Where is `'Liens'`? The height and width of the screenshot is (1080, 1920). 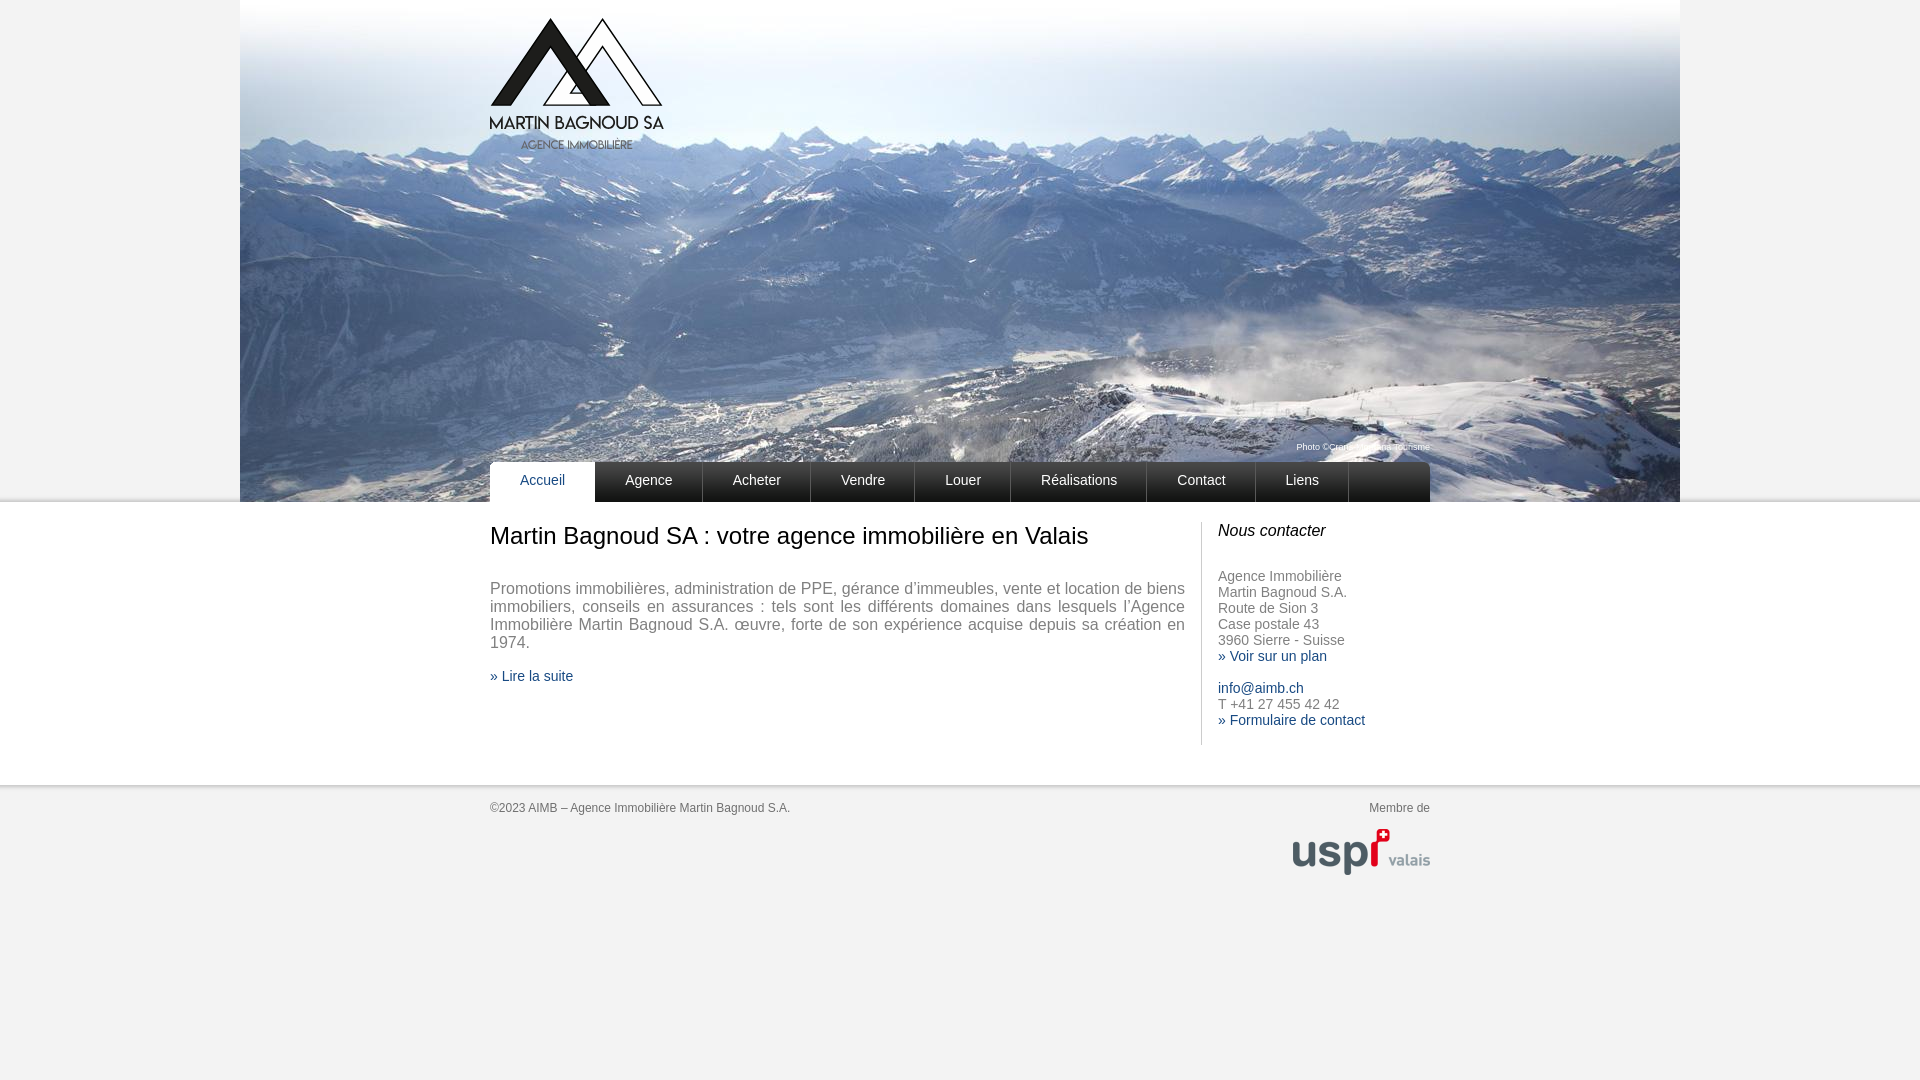
'Liens' is located at coordinates (1302, 482).